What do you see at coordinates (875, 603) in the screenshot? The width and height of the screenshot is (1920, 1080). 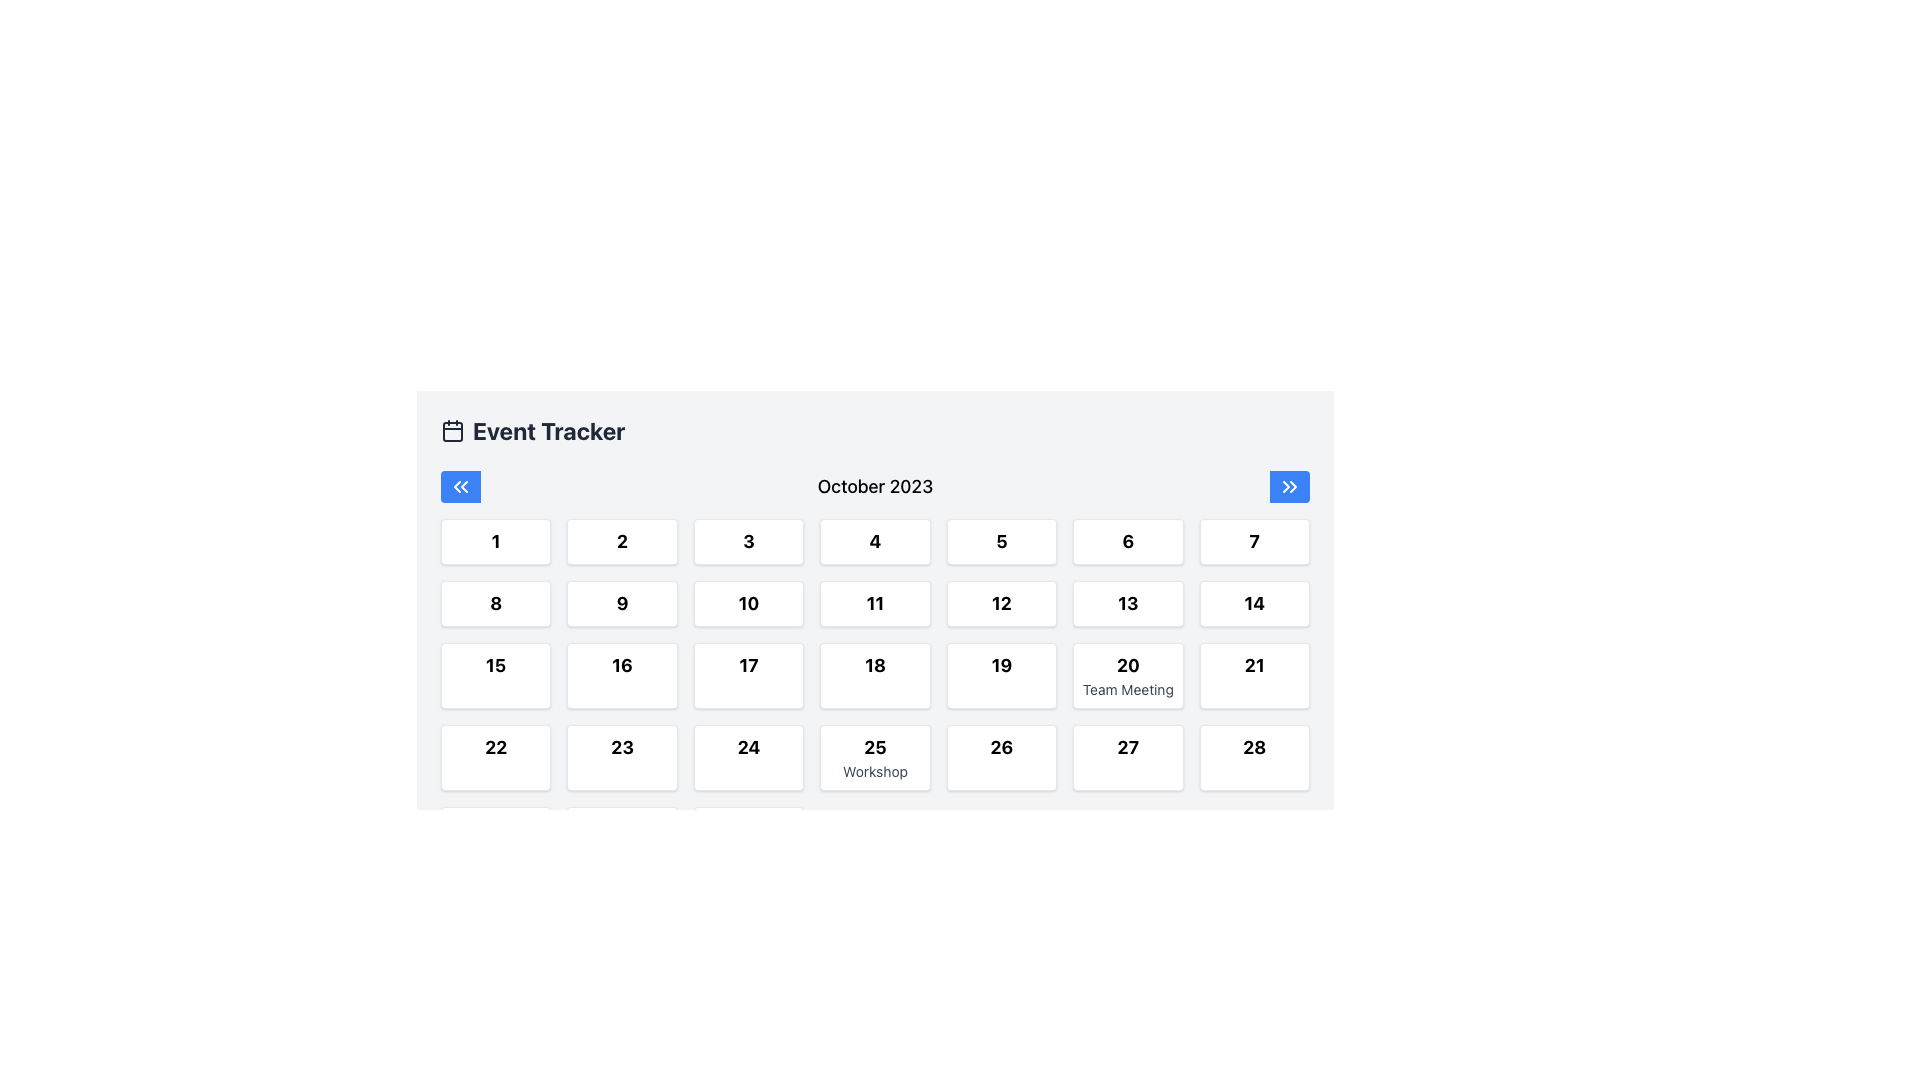 I see `the text label displaying '11' in bold font within the bordered box on the calendar` at bounding box center [875, 603].